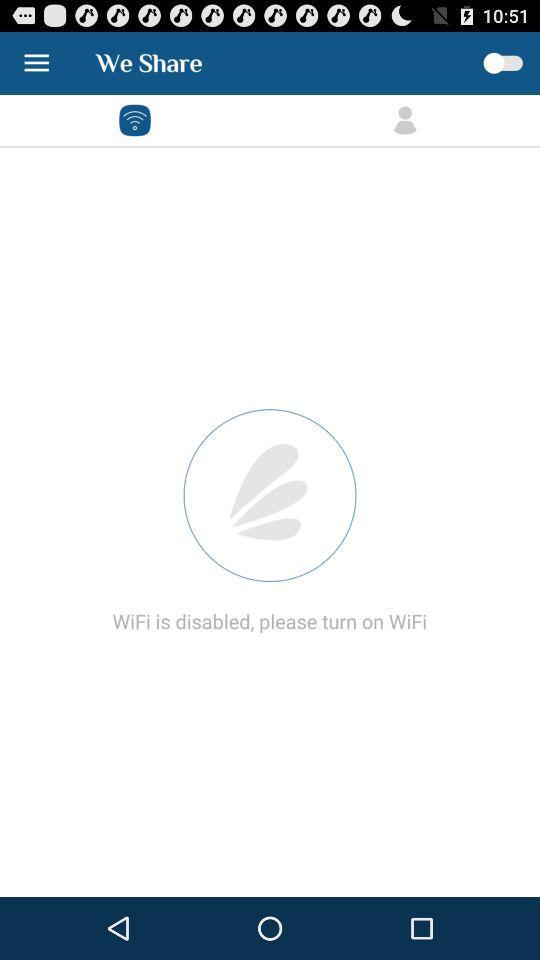 The height and width of the screenshot is (960, 540). Describe the element at coordinates (270, 494) in the screenshot. I see `the item above the wifi is disabled` at that location.